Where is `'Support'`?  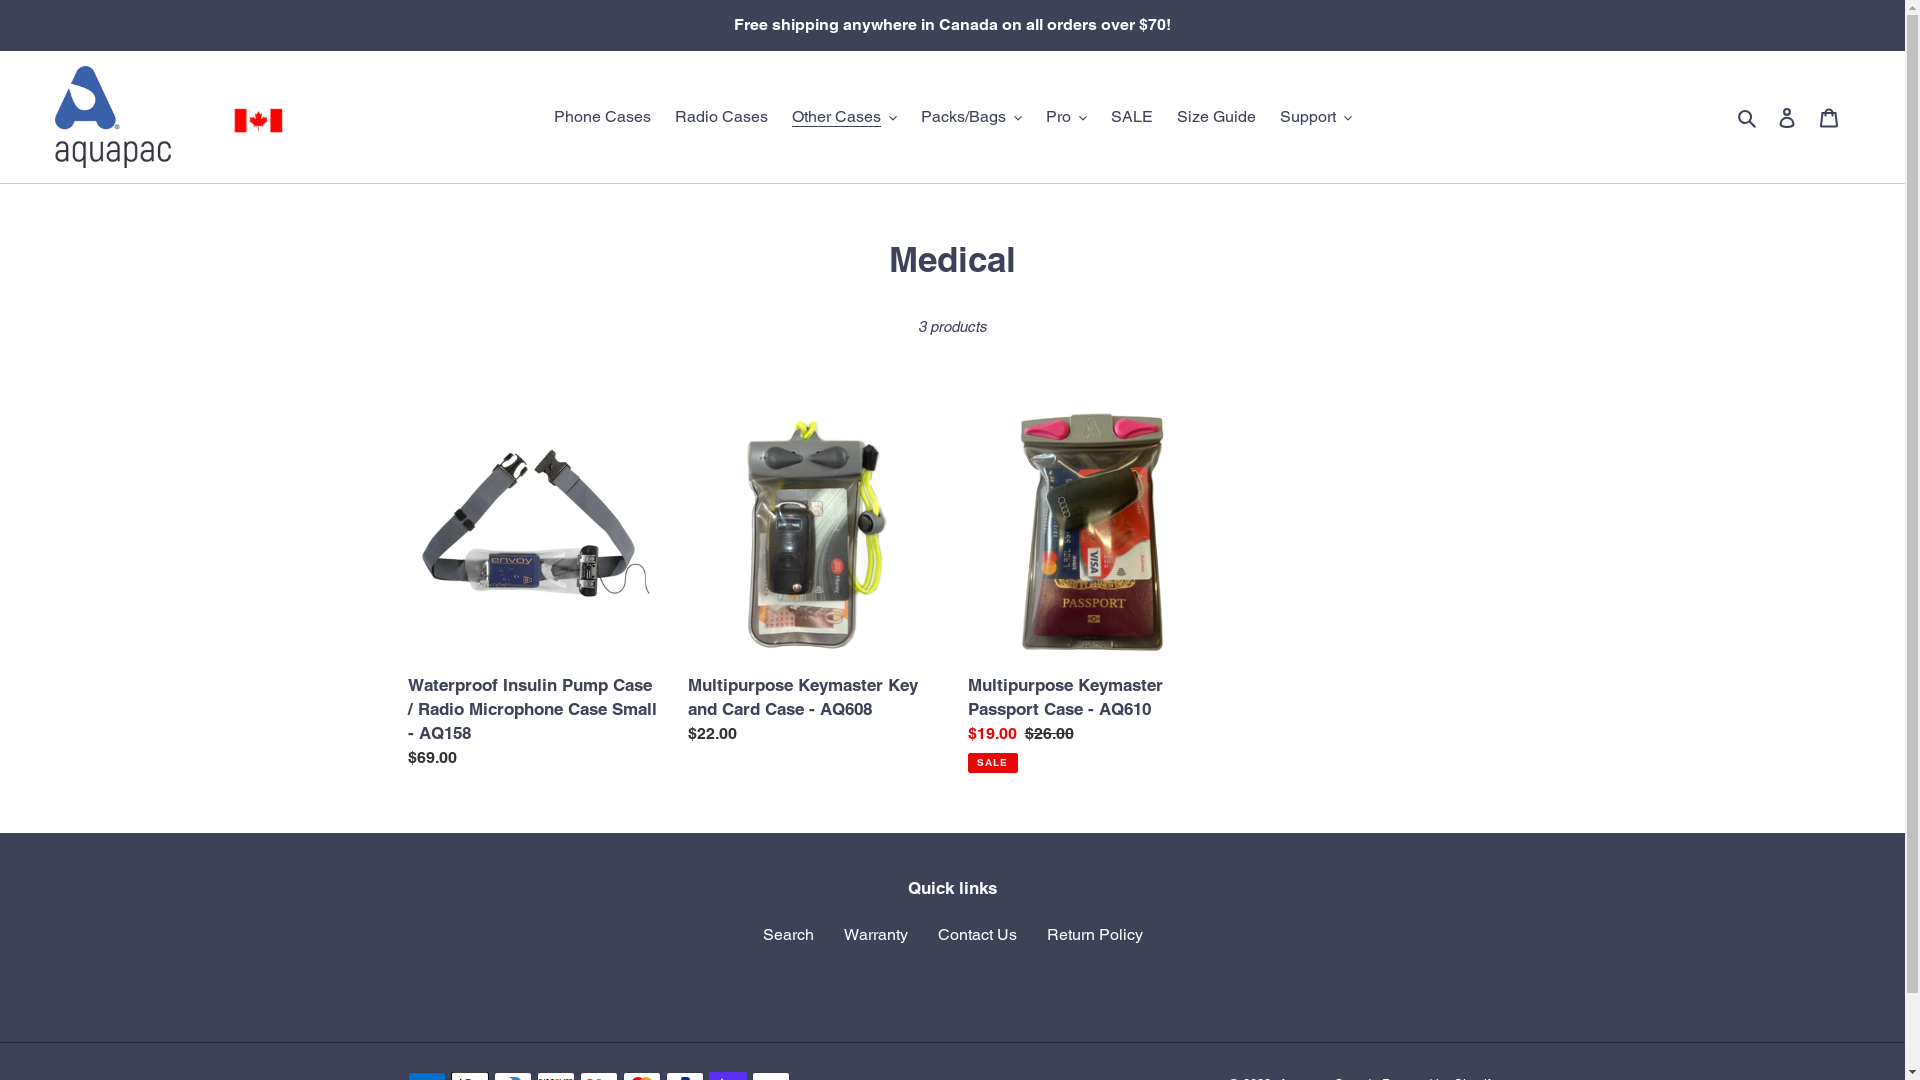 'Support' is located at coordinates (1315, 116).